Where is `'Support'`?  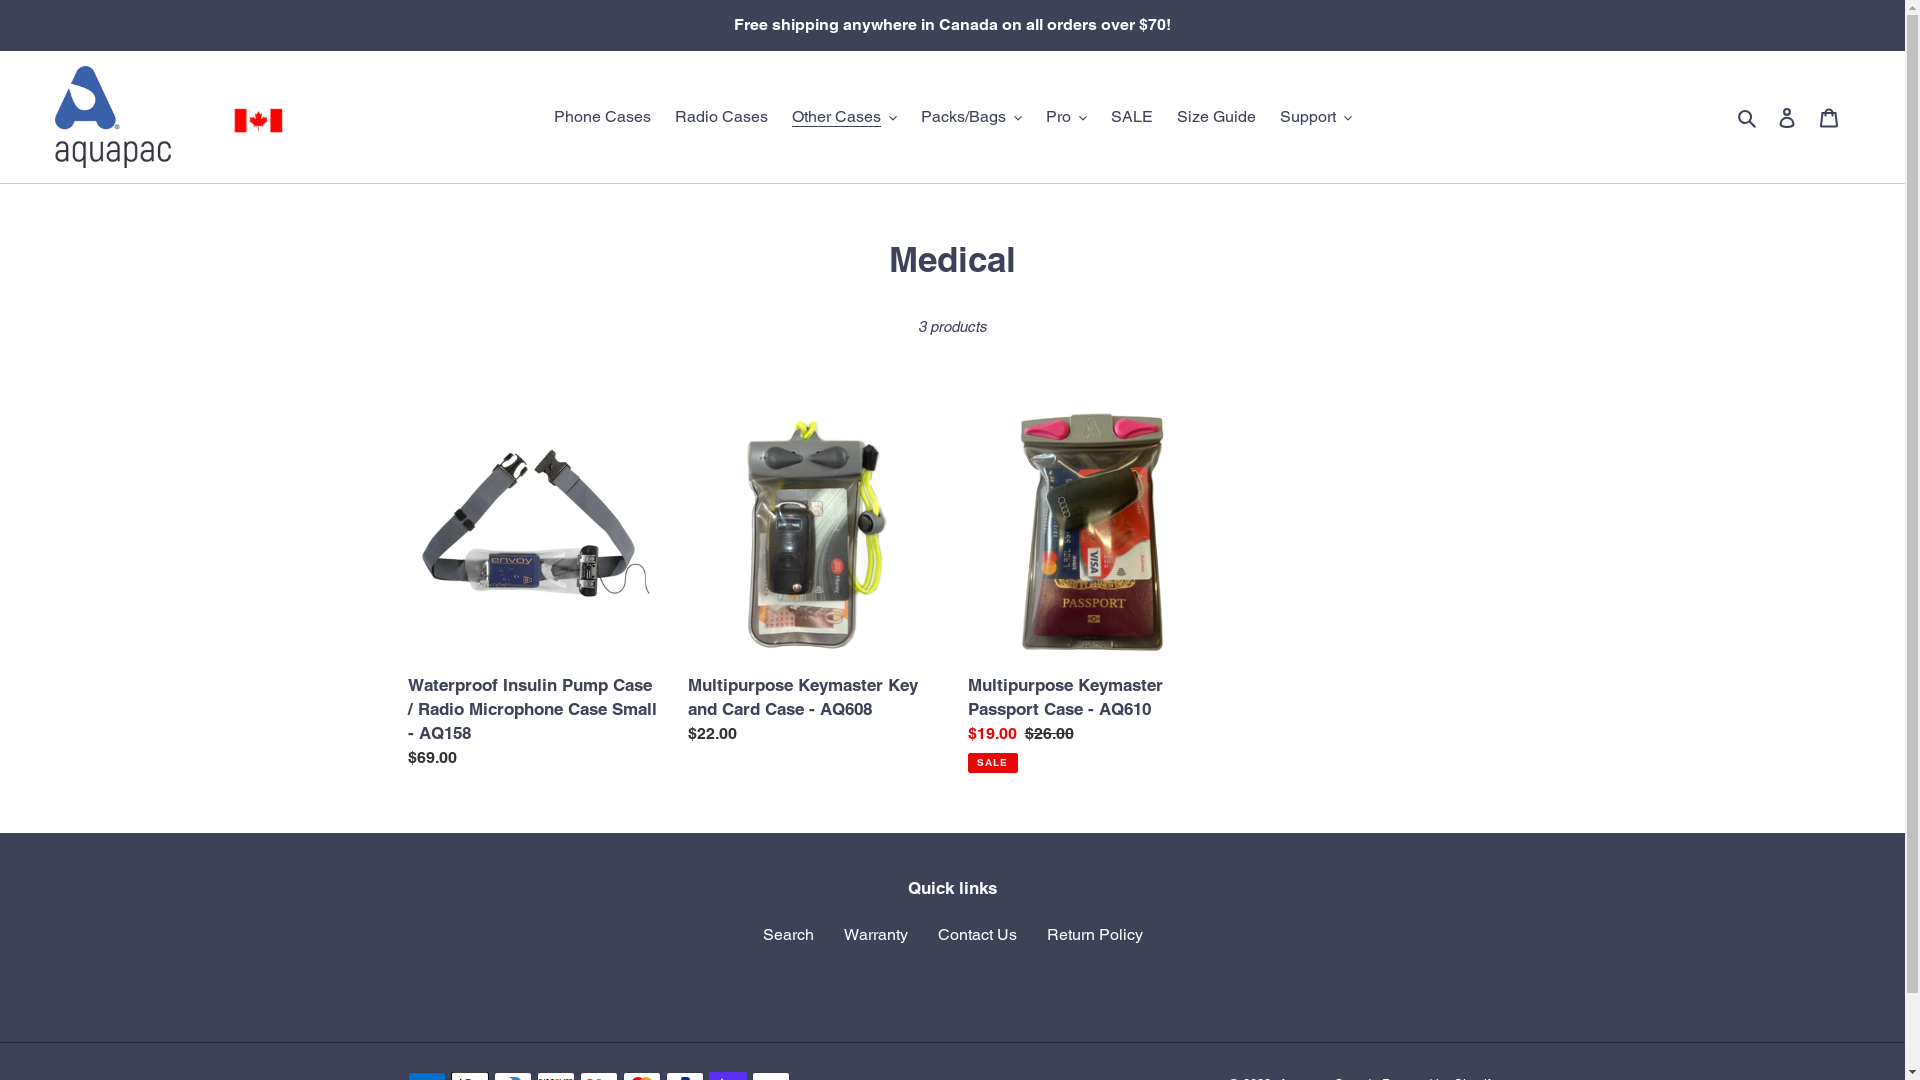 'Support' is located at coordinates (1315, 116).